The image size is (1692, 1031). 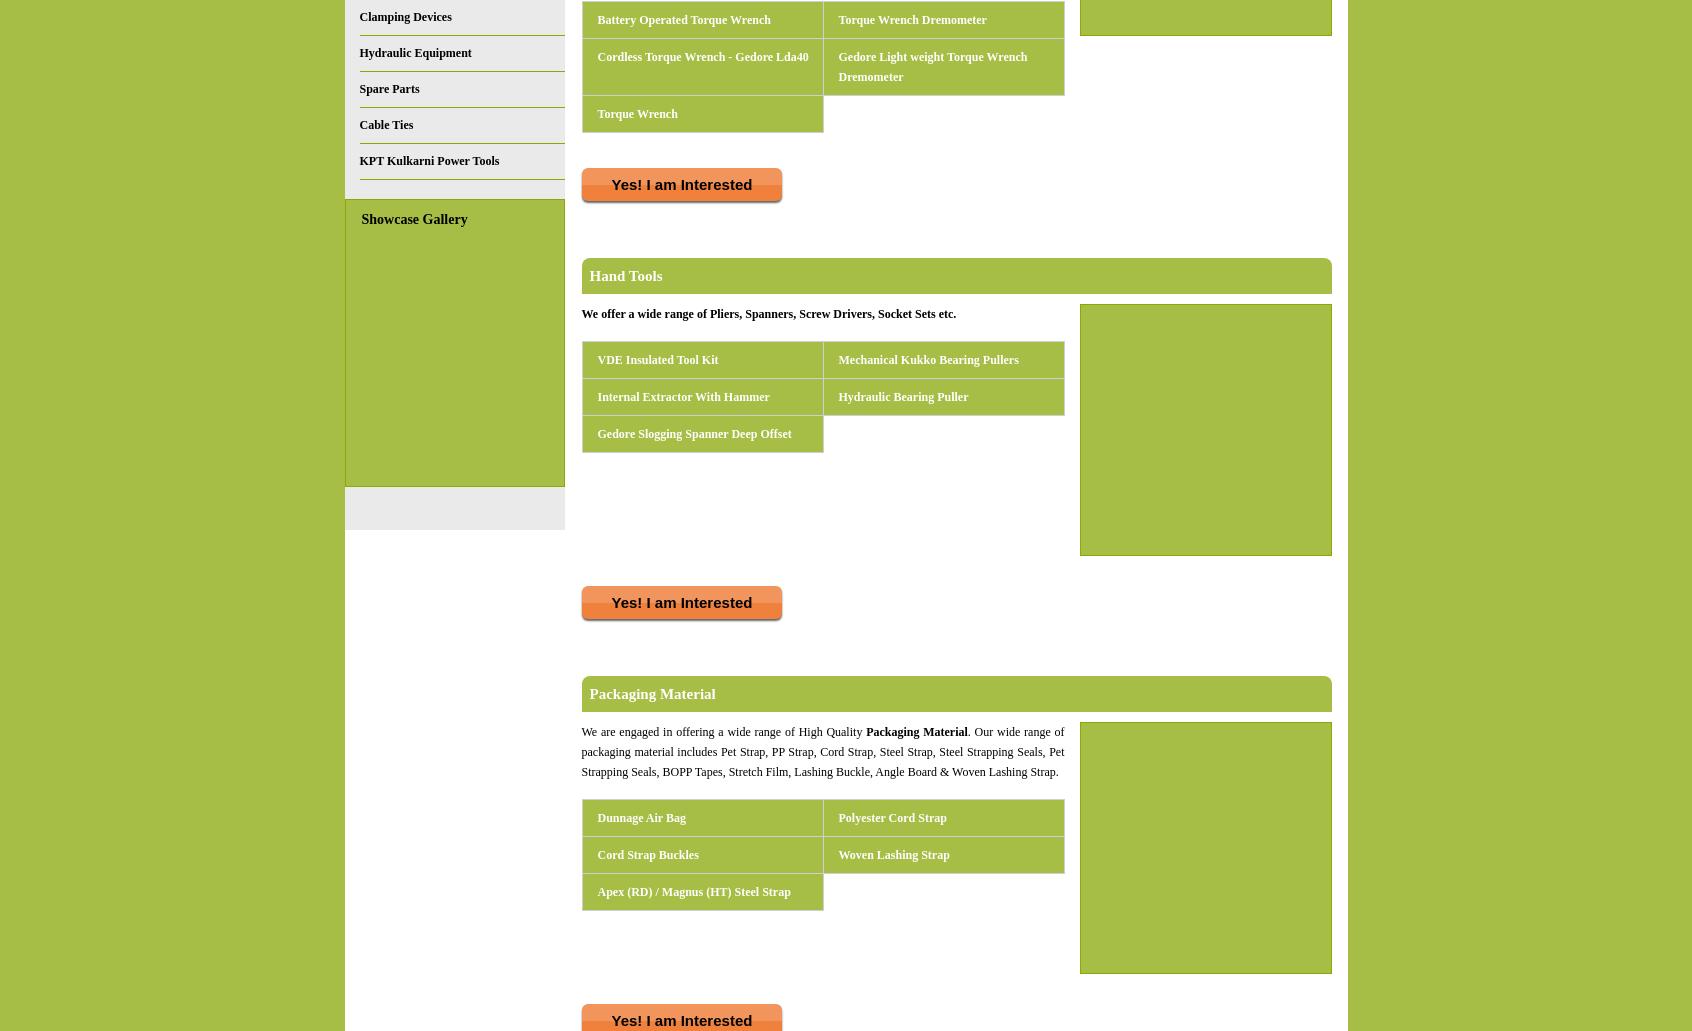 What do you see at coordinates (657, 359) in the screenshot?
I see `'VDE Insulated Tool Kit'` at bounding box center [657, 359].